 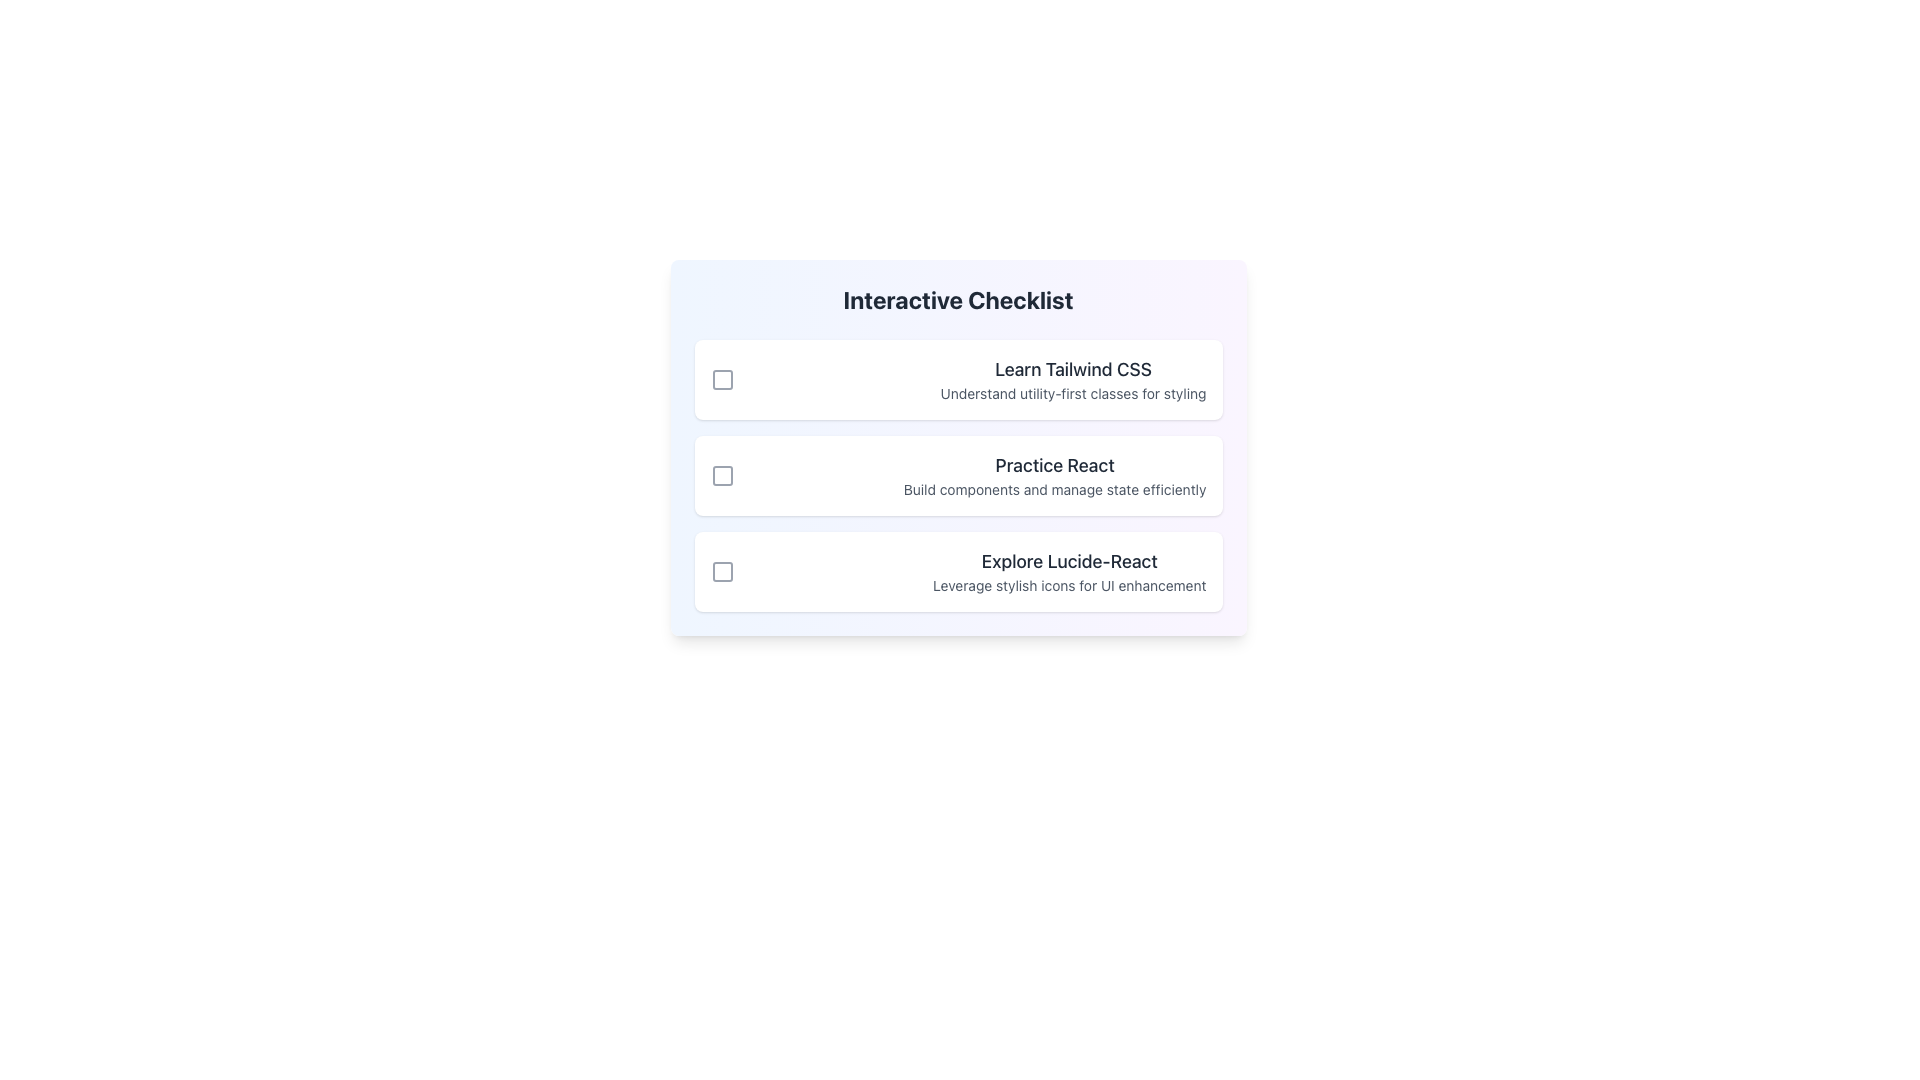 I want to click on the text label that reads 'Understand utility-first classes for styling', which is styled with a smaller font size and gray coloring, located immediately below the main title 'Learn Tailwind CSS', so click(x=1072, y=393).